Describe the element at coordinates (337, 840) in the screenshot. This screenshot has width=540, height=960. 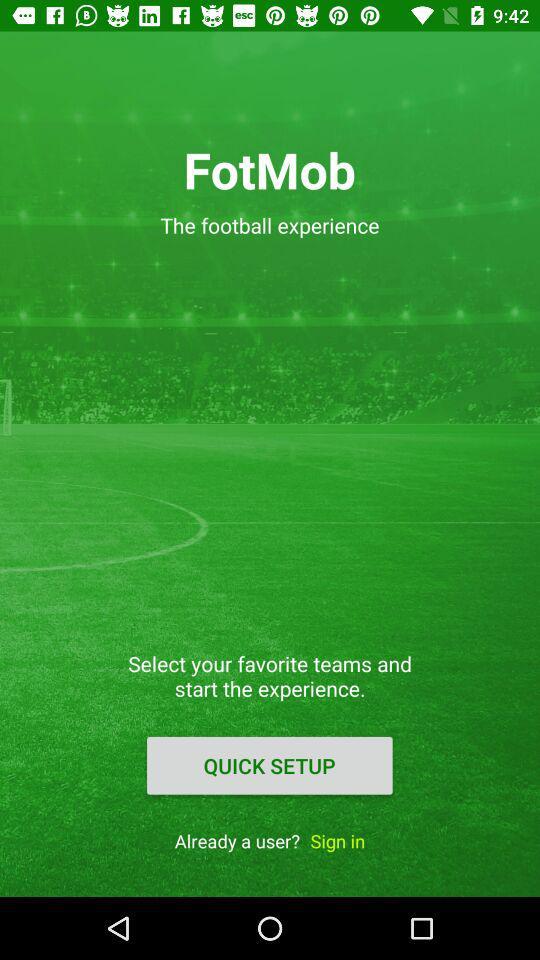
I see `the item next to the already a user? icon` at that location.